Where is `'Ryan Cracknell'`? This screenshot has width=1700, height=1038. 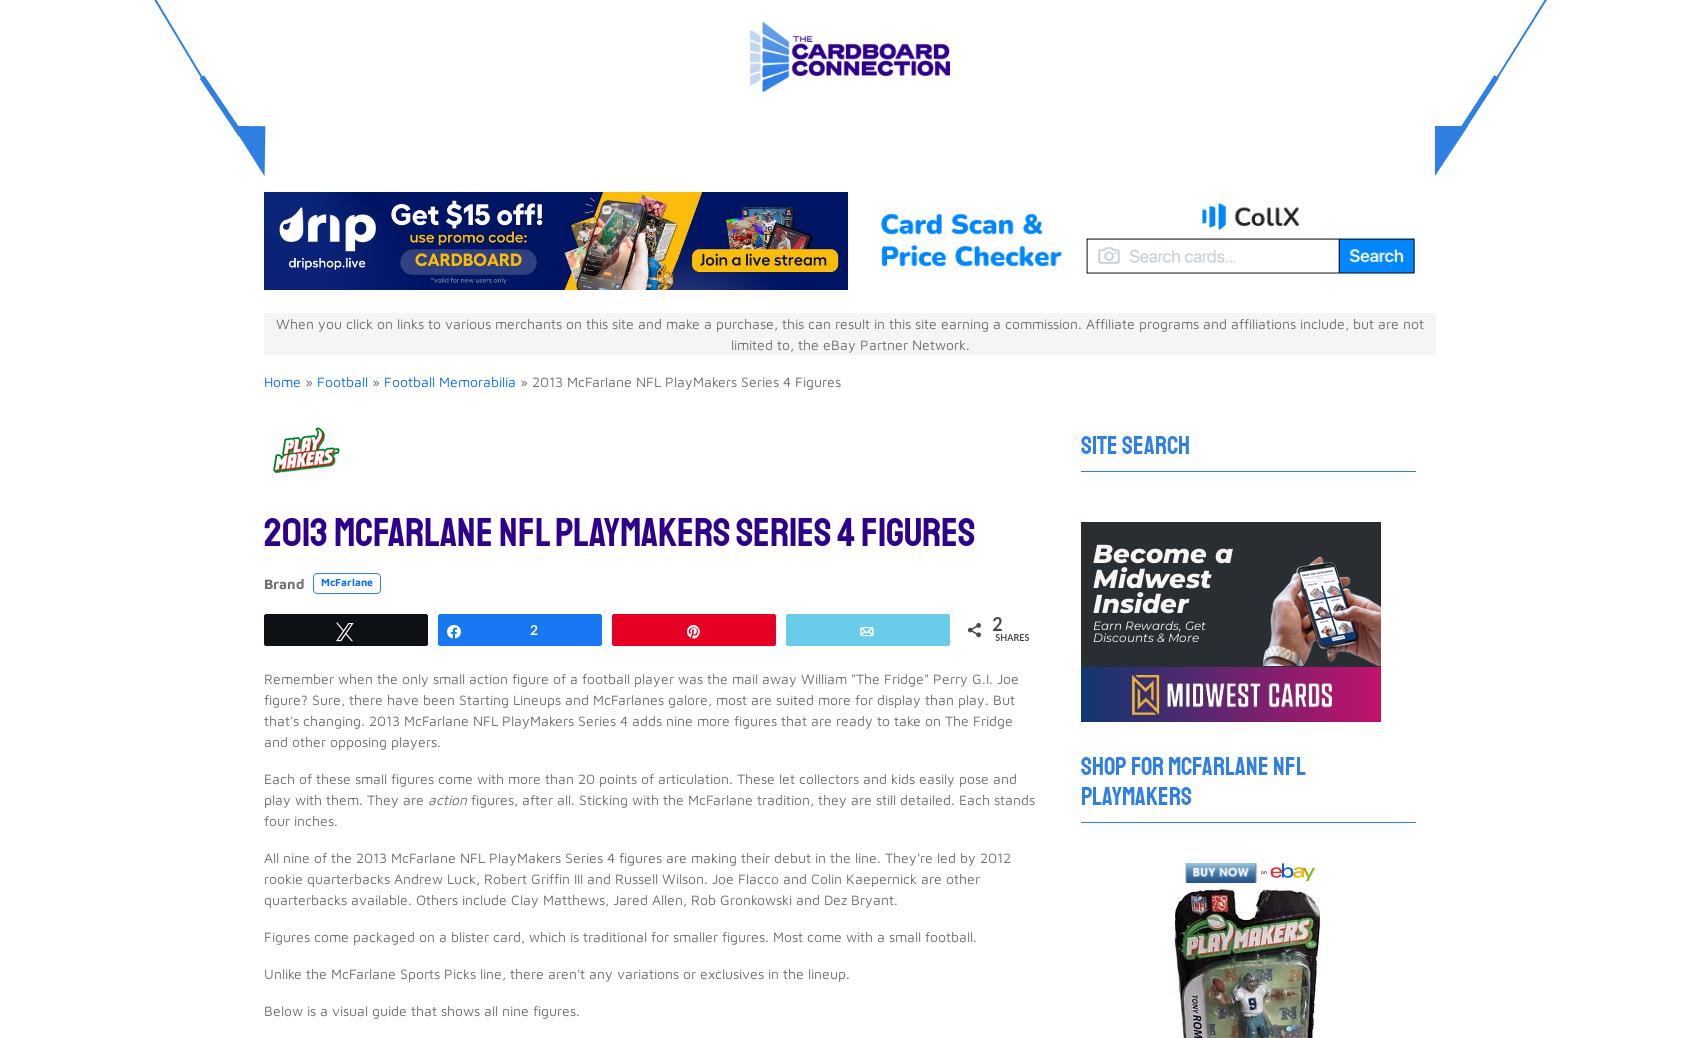
'Ryan Cracknell' is located at coordinates (367, 679).